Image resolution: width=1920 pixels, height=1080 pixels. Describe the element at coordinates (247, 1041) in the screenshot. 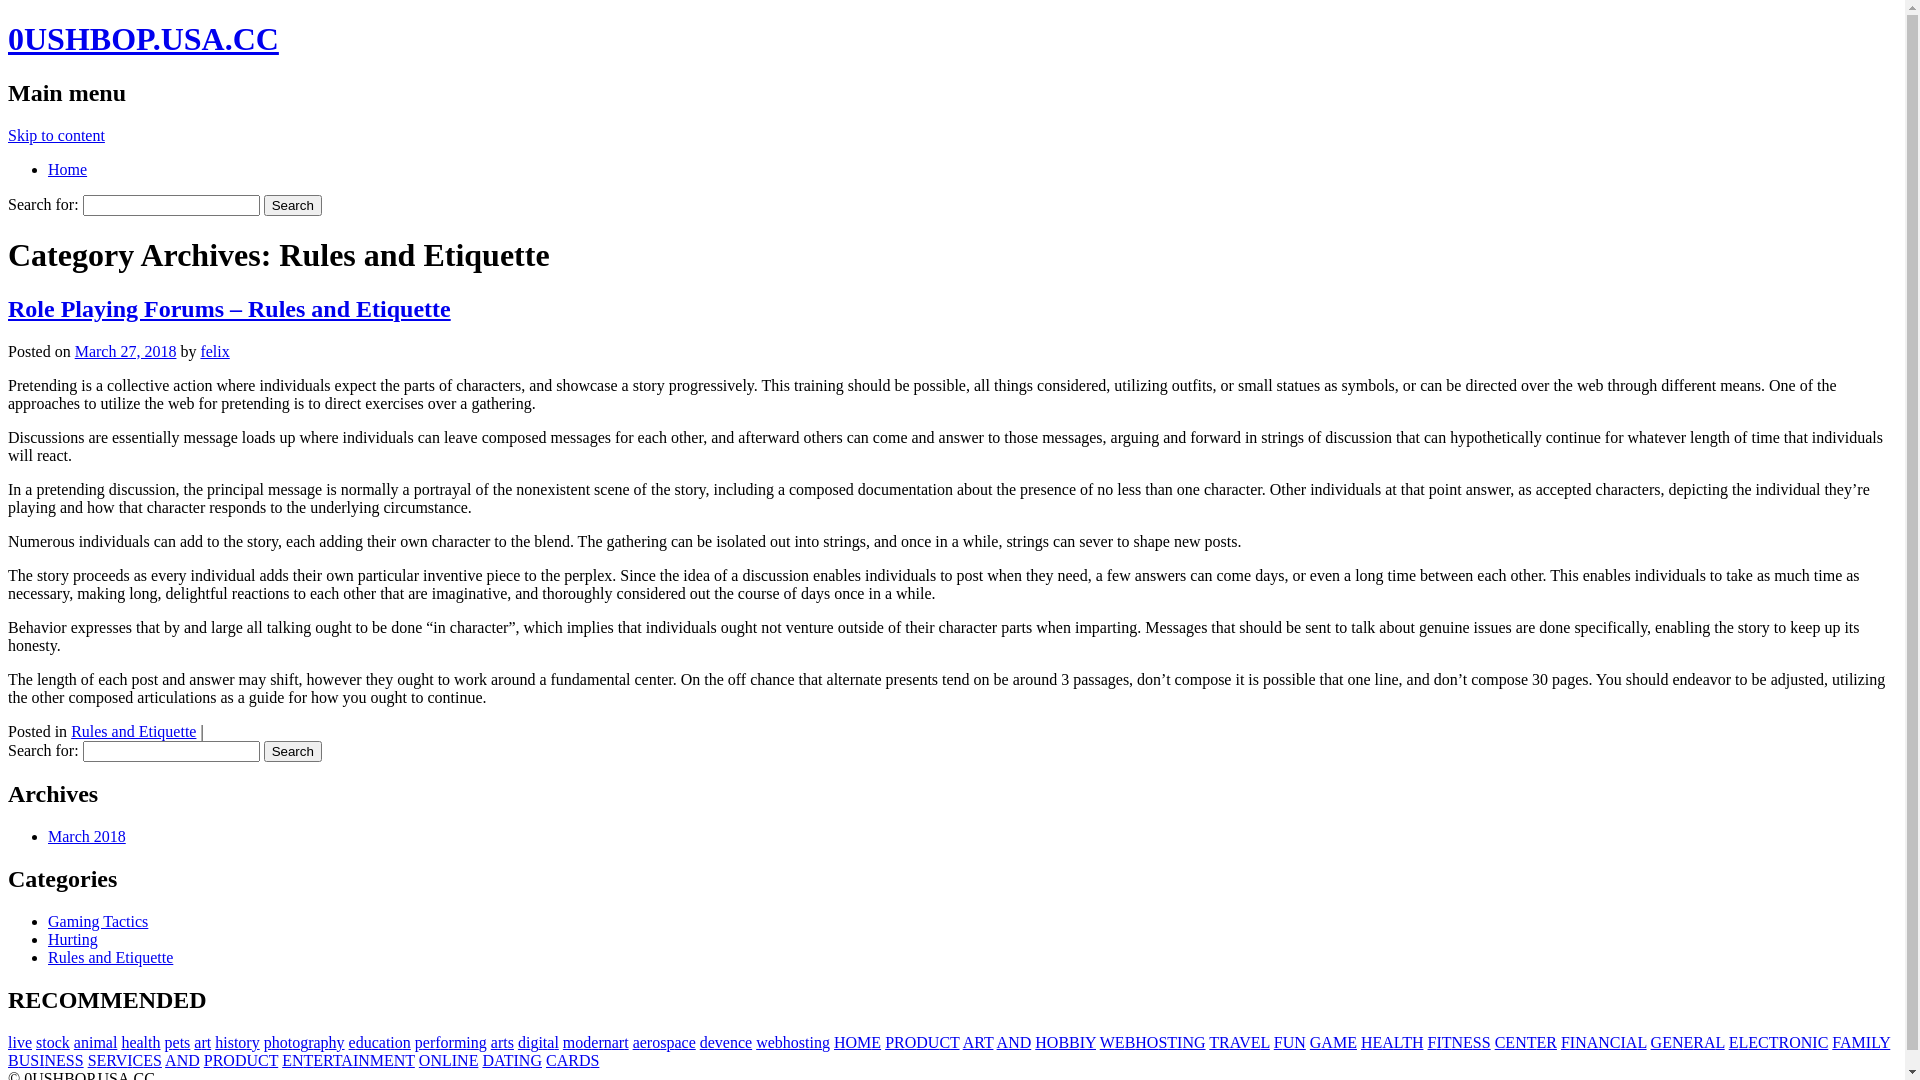

I see `'r'` at that location.